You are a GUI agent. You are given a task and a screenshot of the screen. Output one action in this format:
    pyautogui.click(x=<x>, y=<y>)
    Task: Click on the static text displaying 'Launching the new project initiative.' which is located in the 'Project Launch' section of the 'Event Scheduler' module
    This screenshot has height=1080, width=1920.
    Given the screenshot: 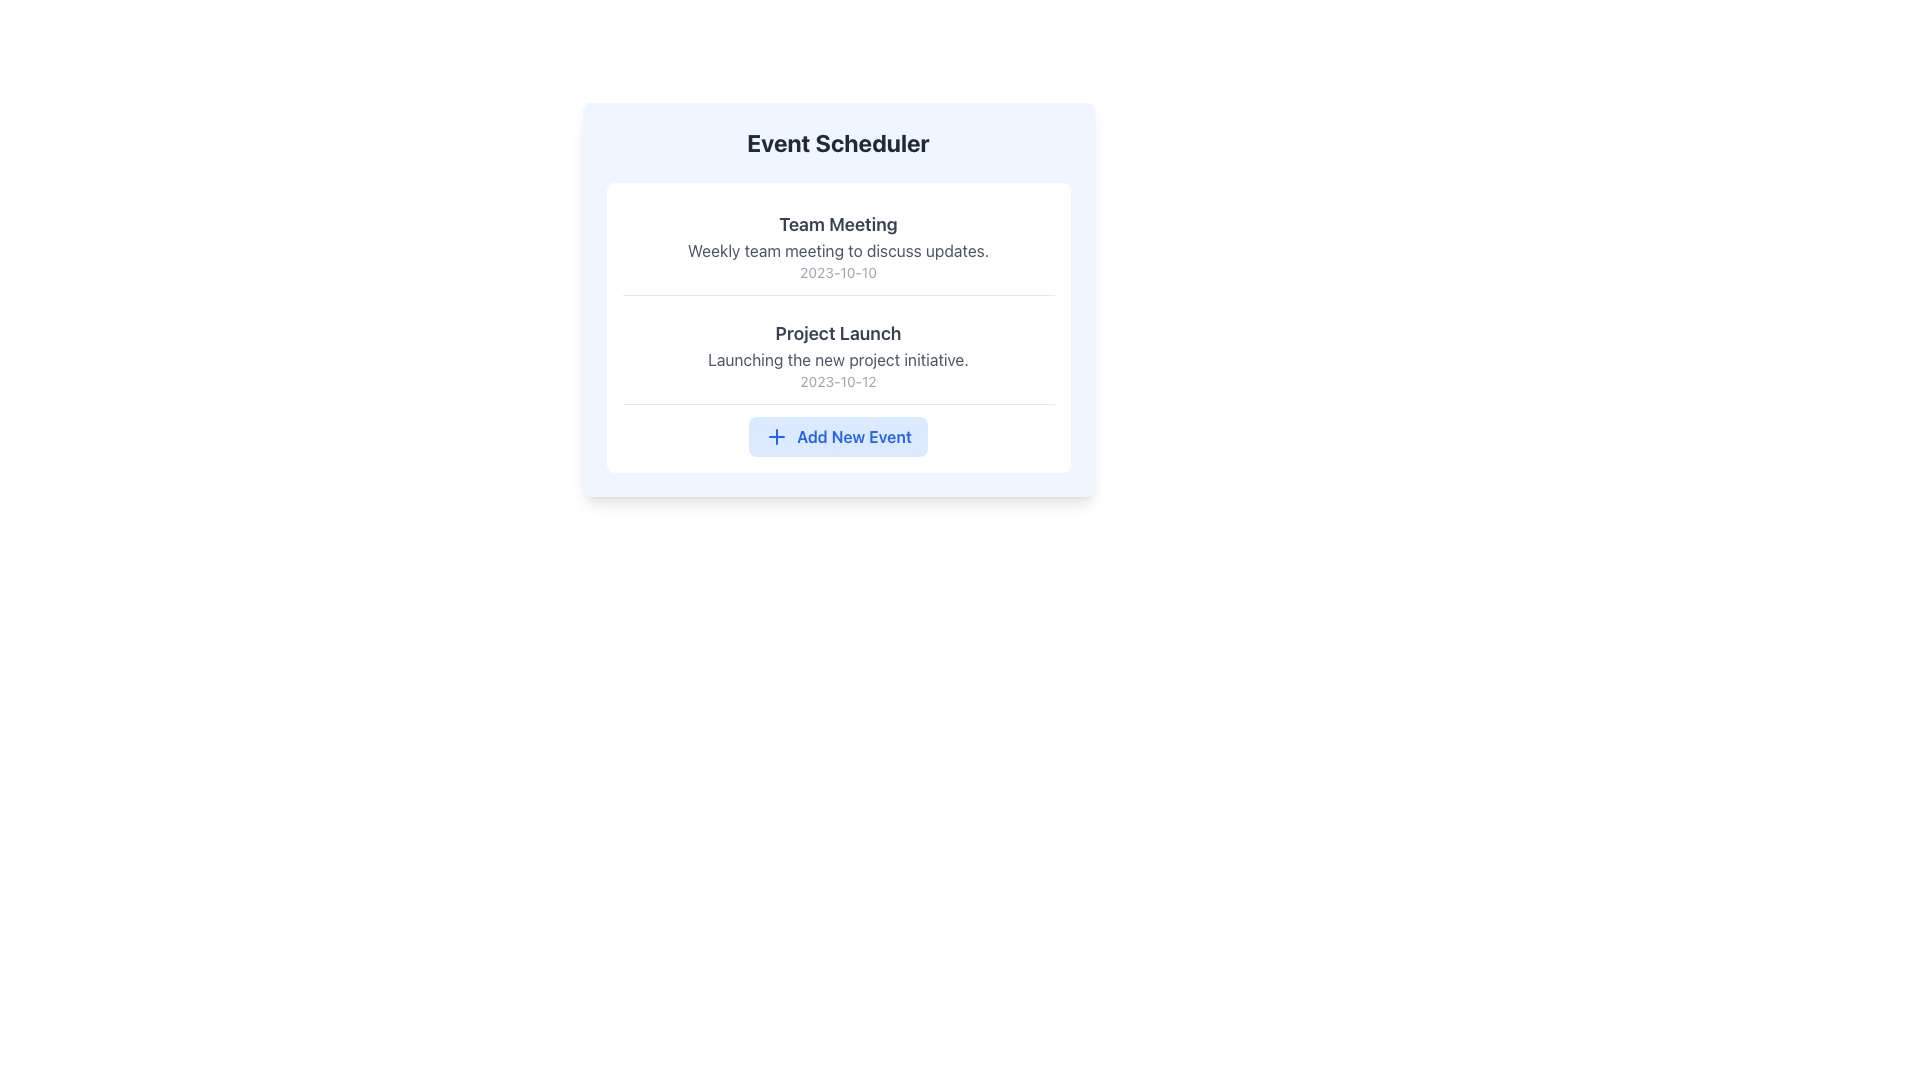 What is the action you would take?
    pyautogui.click(x=838, y=358)
    